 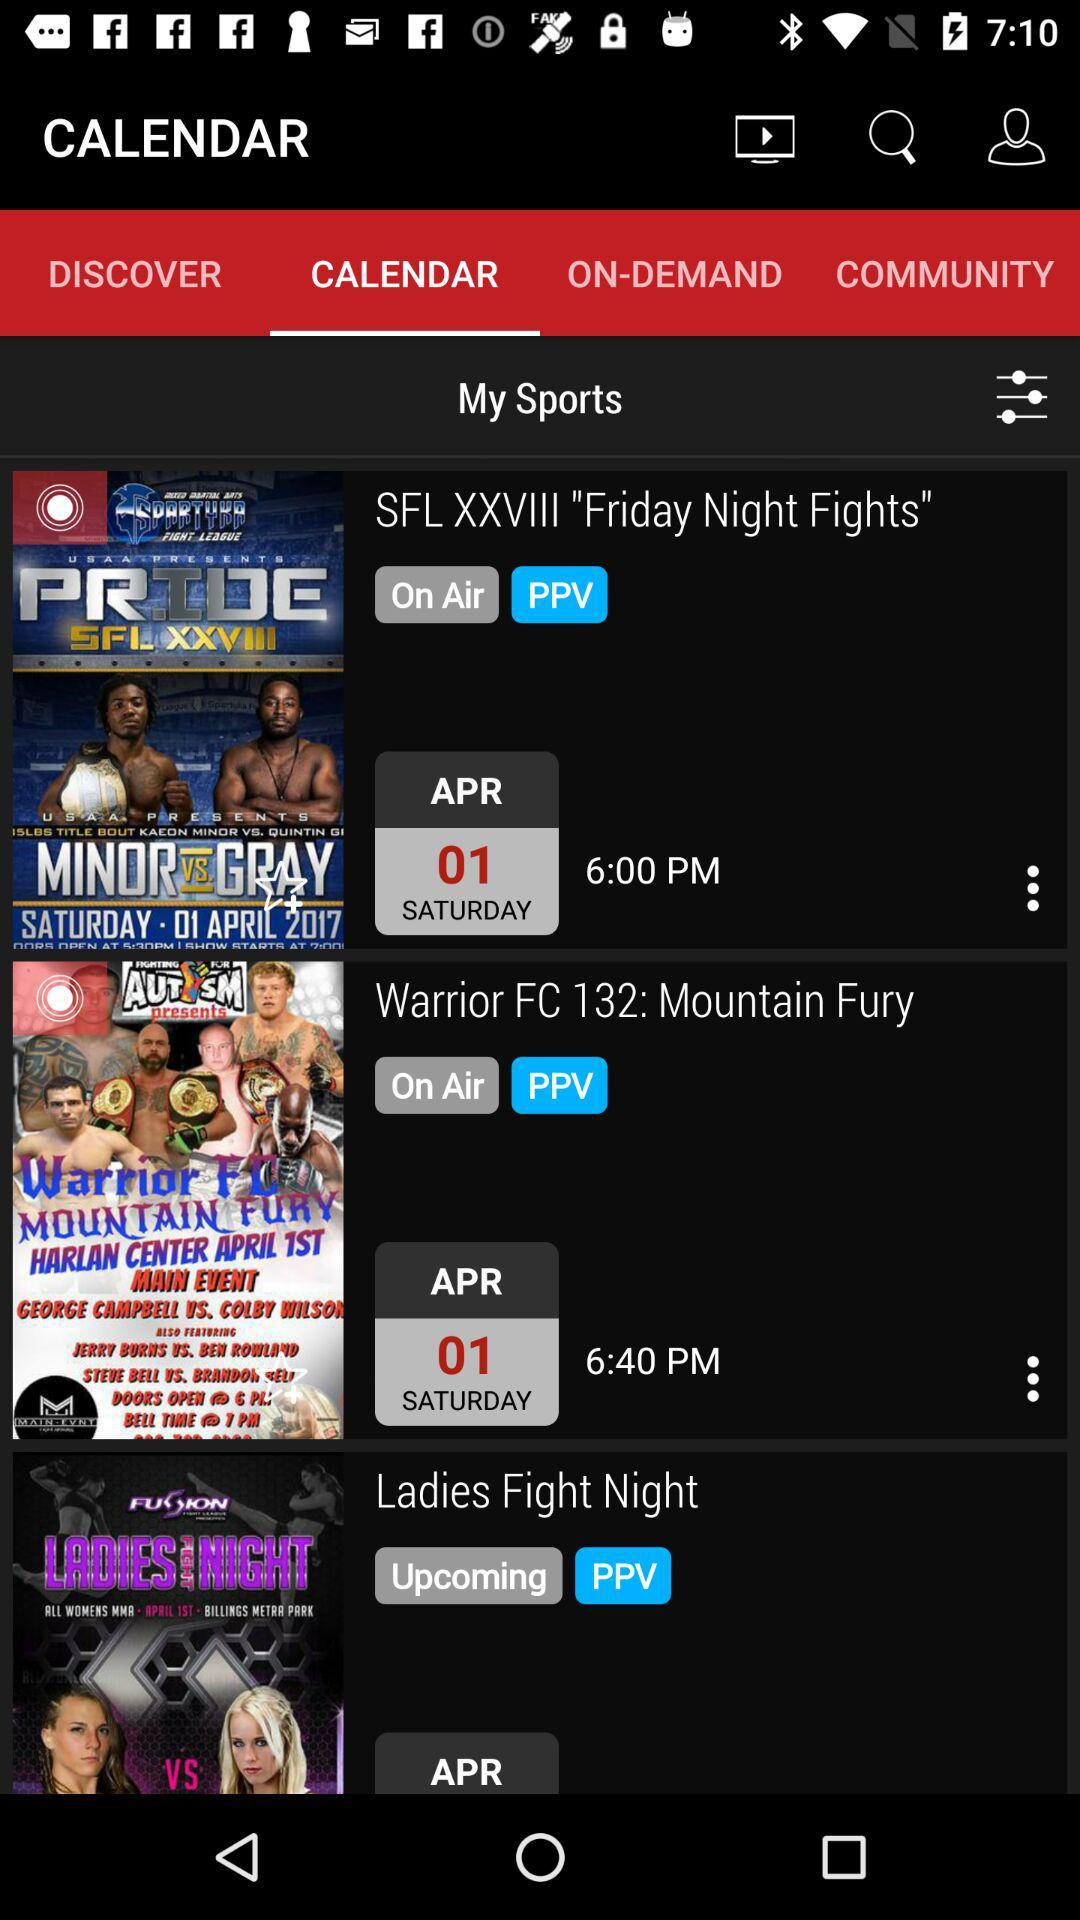 I want to click on item to the right of the my sports item, so click(x=1022, y=396).